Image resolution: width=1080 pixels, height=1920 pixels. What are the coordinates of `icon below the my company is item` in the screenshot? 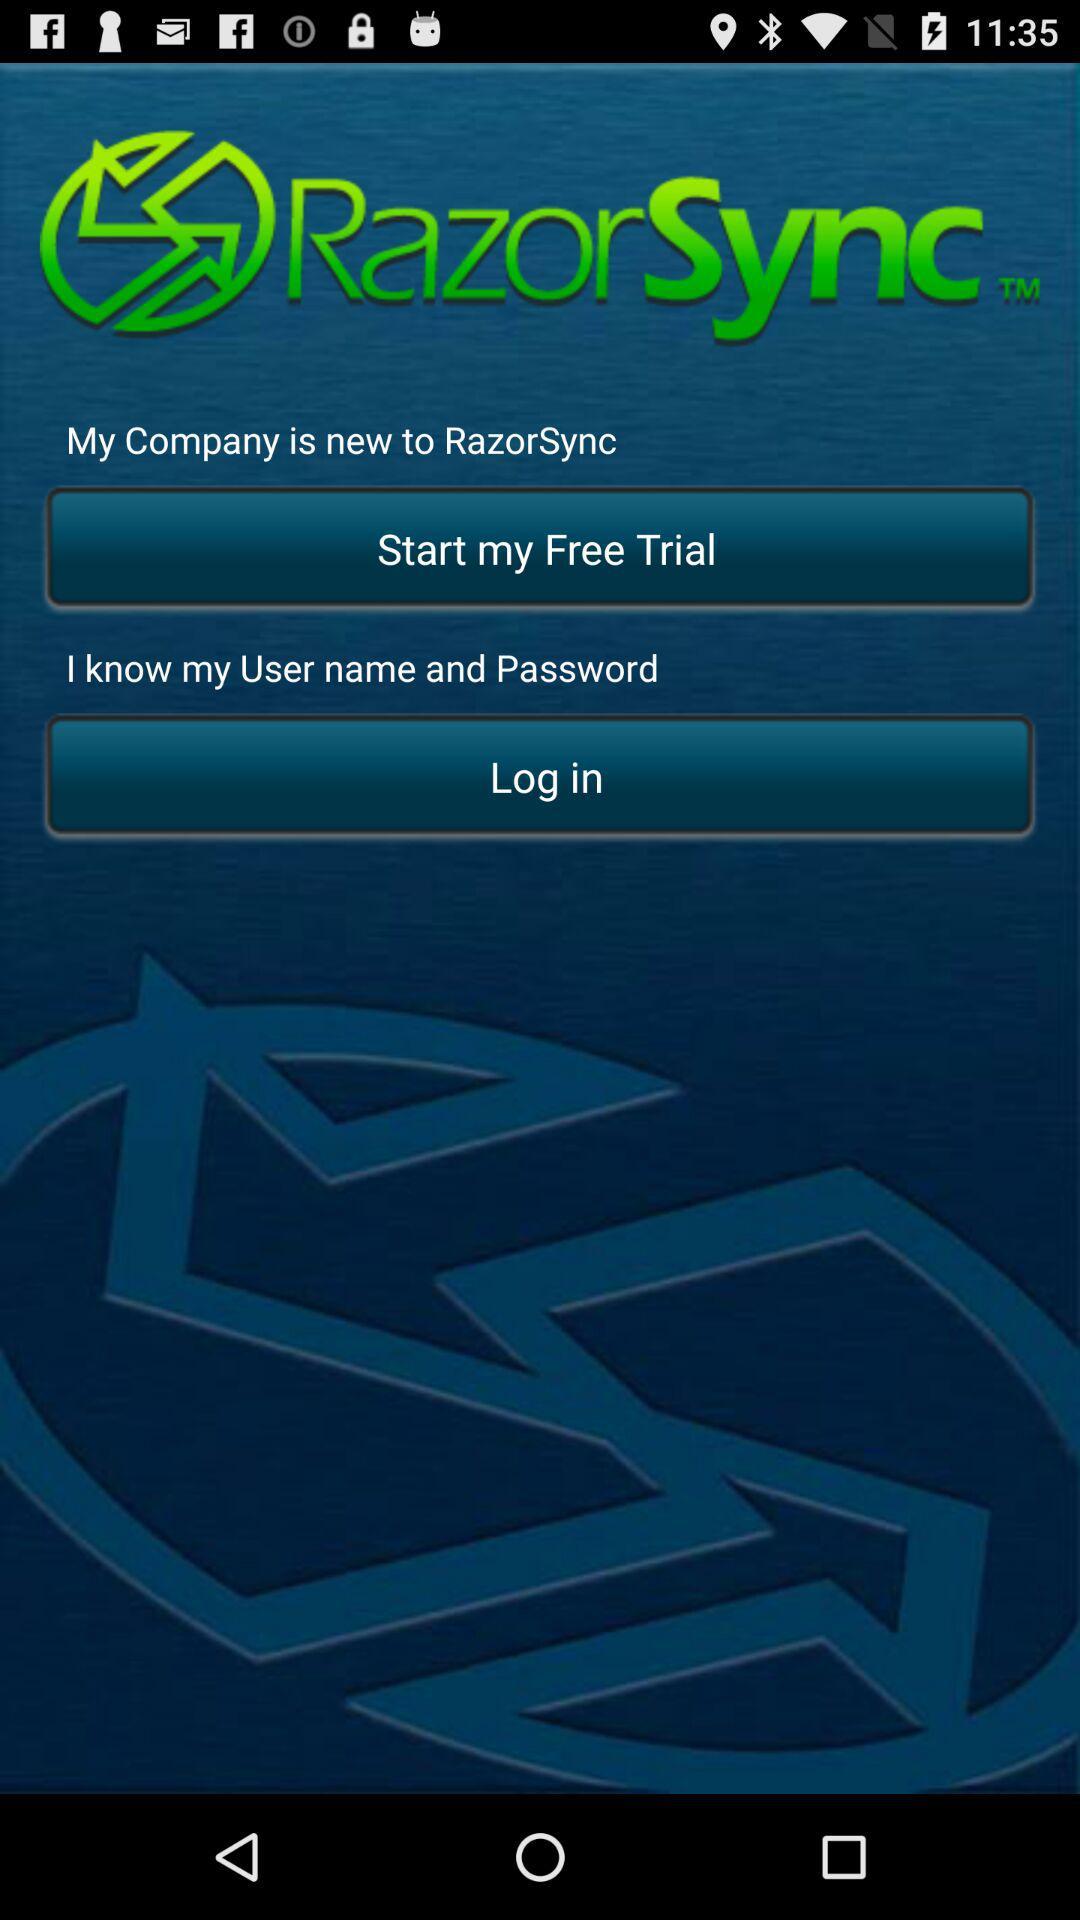 It's located at (540, 550).